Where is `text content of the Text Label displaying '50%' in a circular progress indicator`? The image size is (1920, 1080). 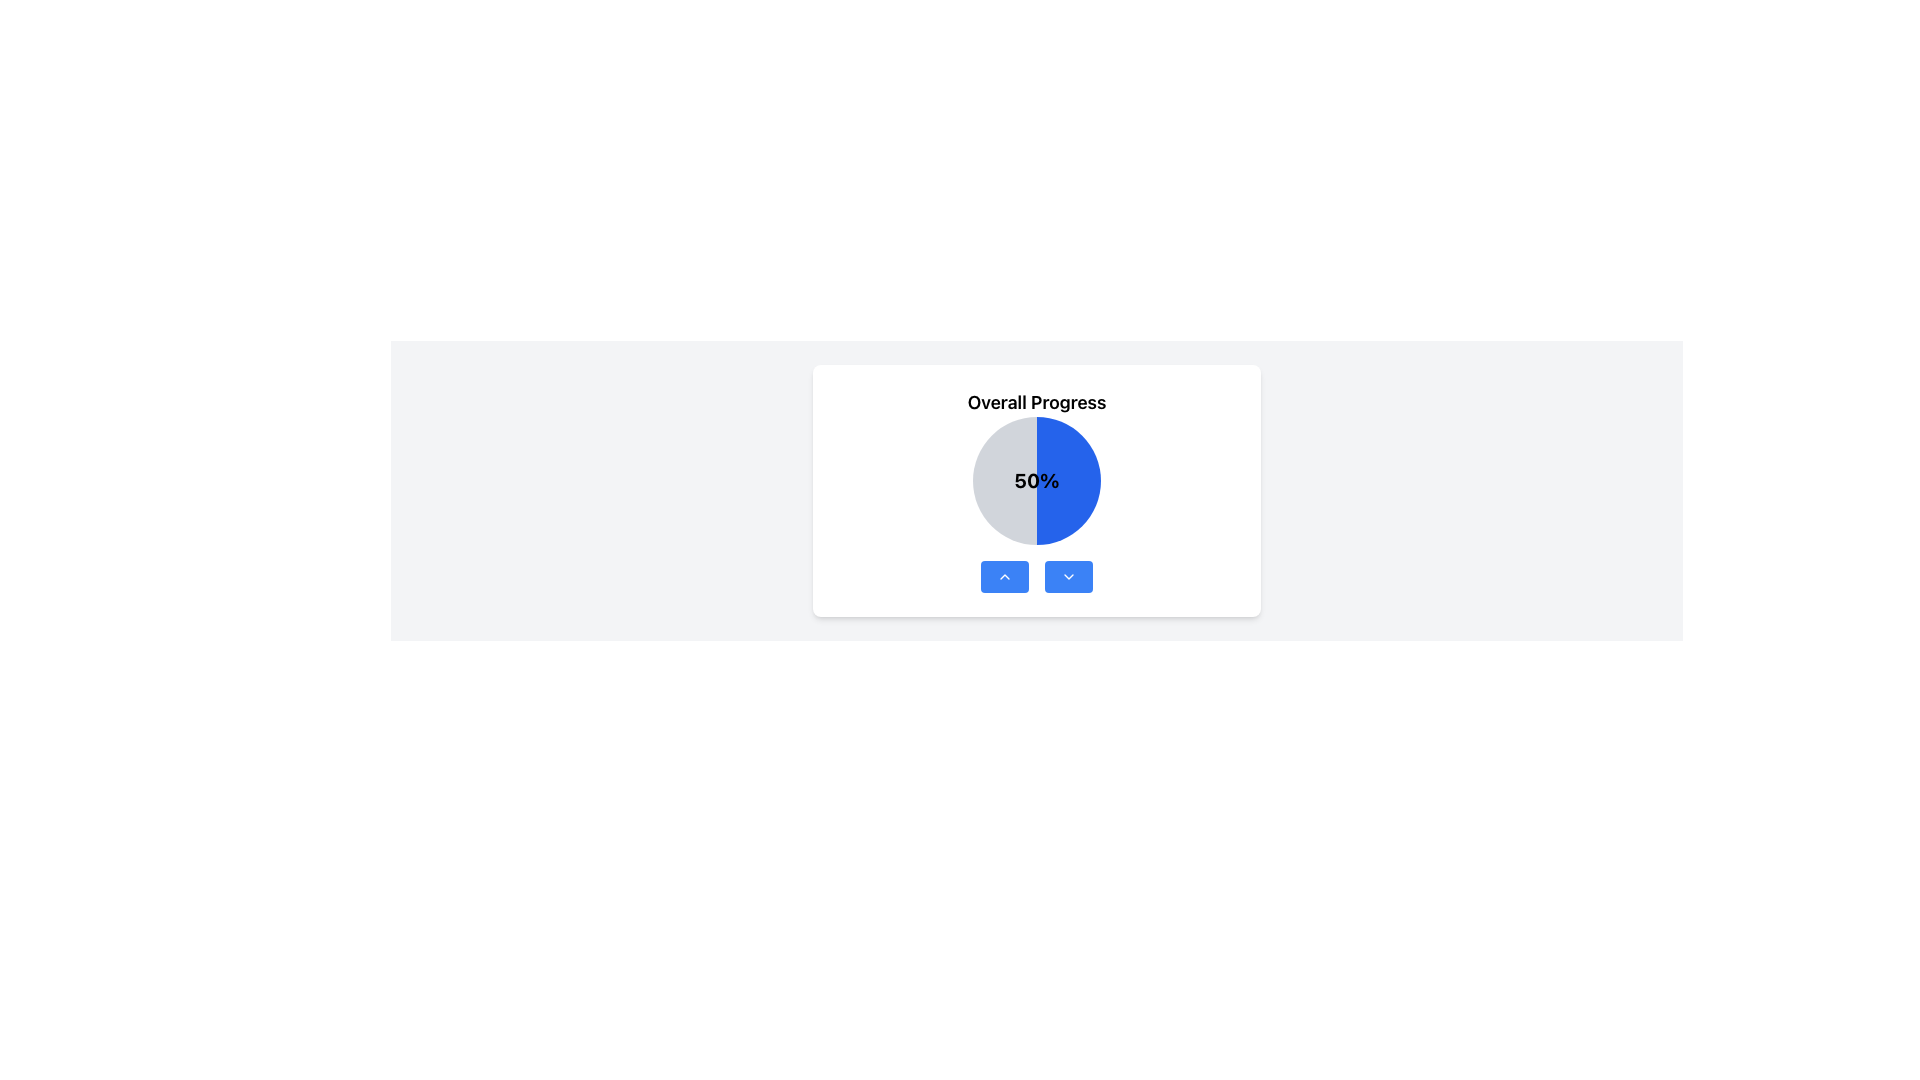
text content of the Text Label displaying '50%' in a circular progress indicator is located at coordinates (1036, 481).